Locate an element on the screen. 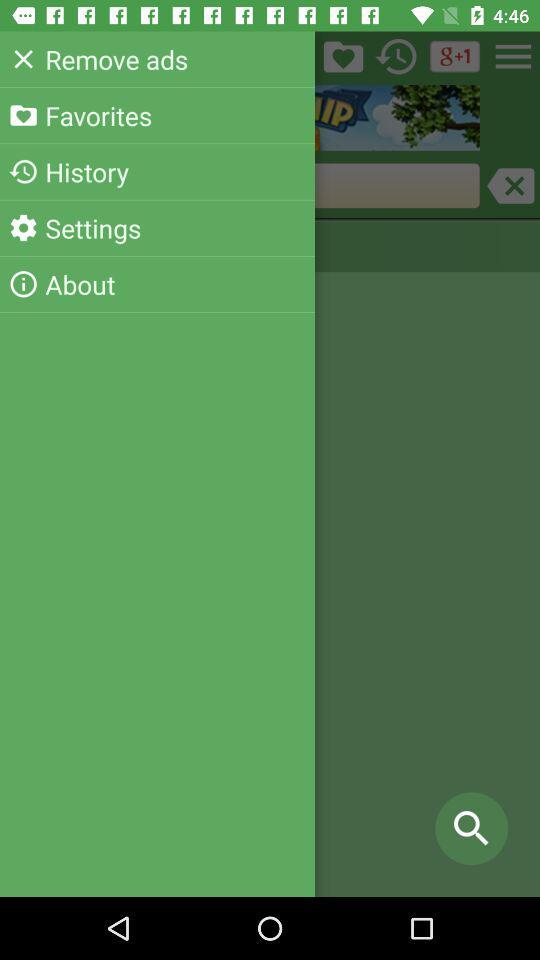  the menu icon is located at coordinates (513, 55).